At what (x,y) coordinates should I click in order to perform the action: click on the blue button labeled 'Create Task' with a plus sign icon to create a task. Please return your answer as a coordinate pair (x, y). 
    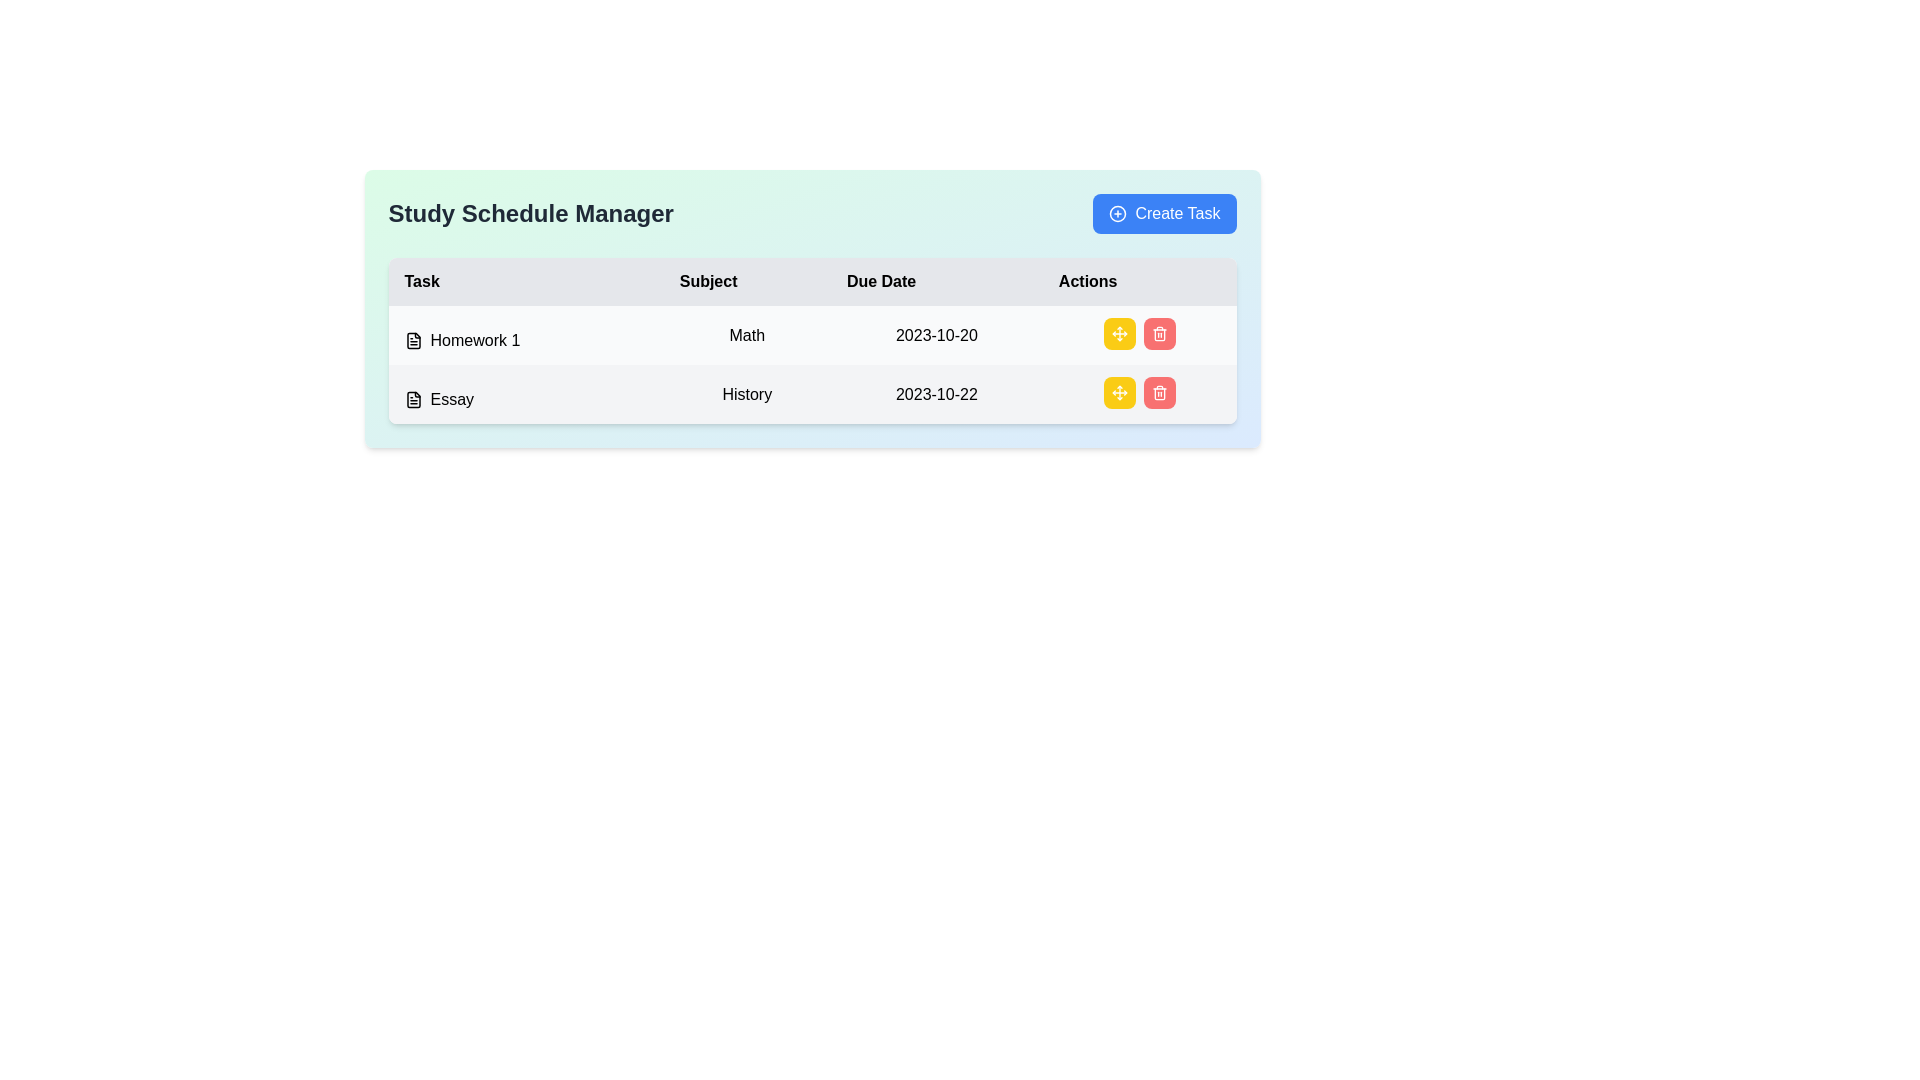
    Looking at the image, I should click on (1165, 213).